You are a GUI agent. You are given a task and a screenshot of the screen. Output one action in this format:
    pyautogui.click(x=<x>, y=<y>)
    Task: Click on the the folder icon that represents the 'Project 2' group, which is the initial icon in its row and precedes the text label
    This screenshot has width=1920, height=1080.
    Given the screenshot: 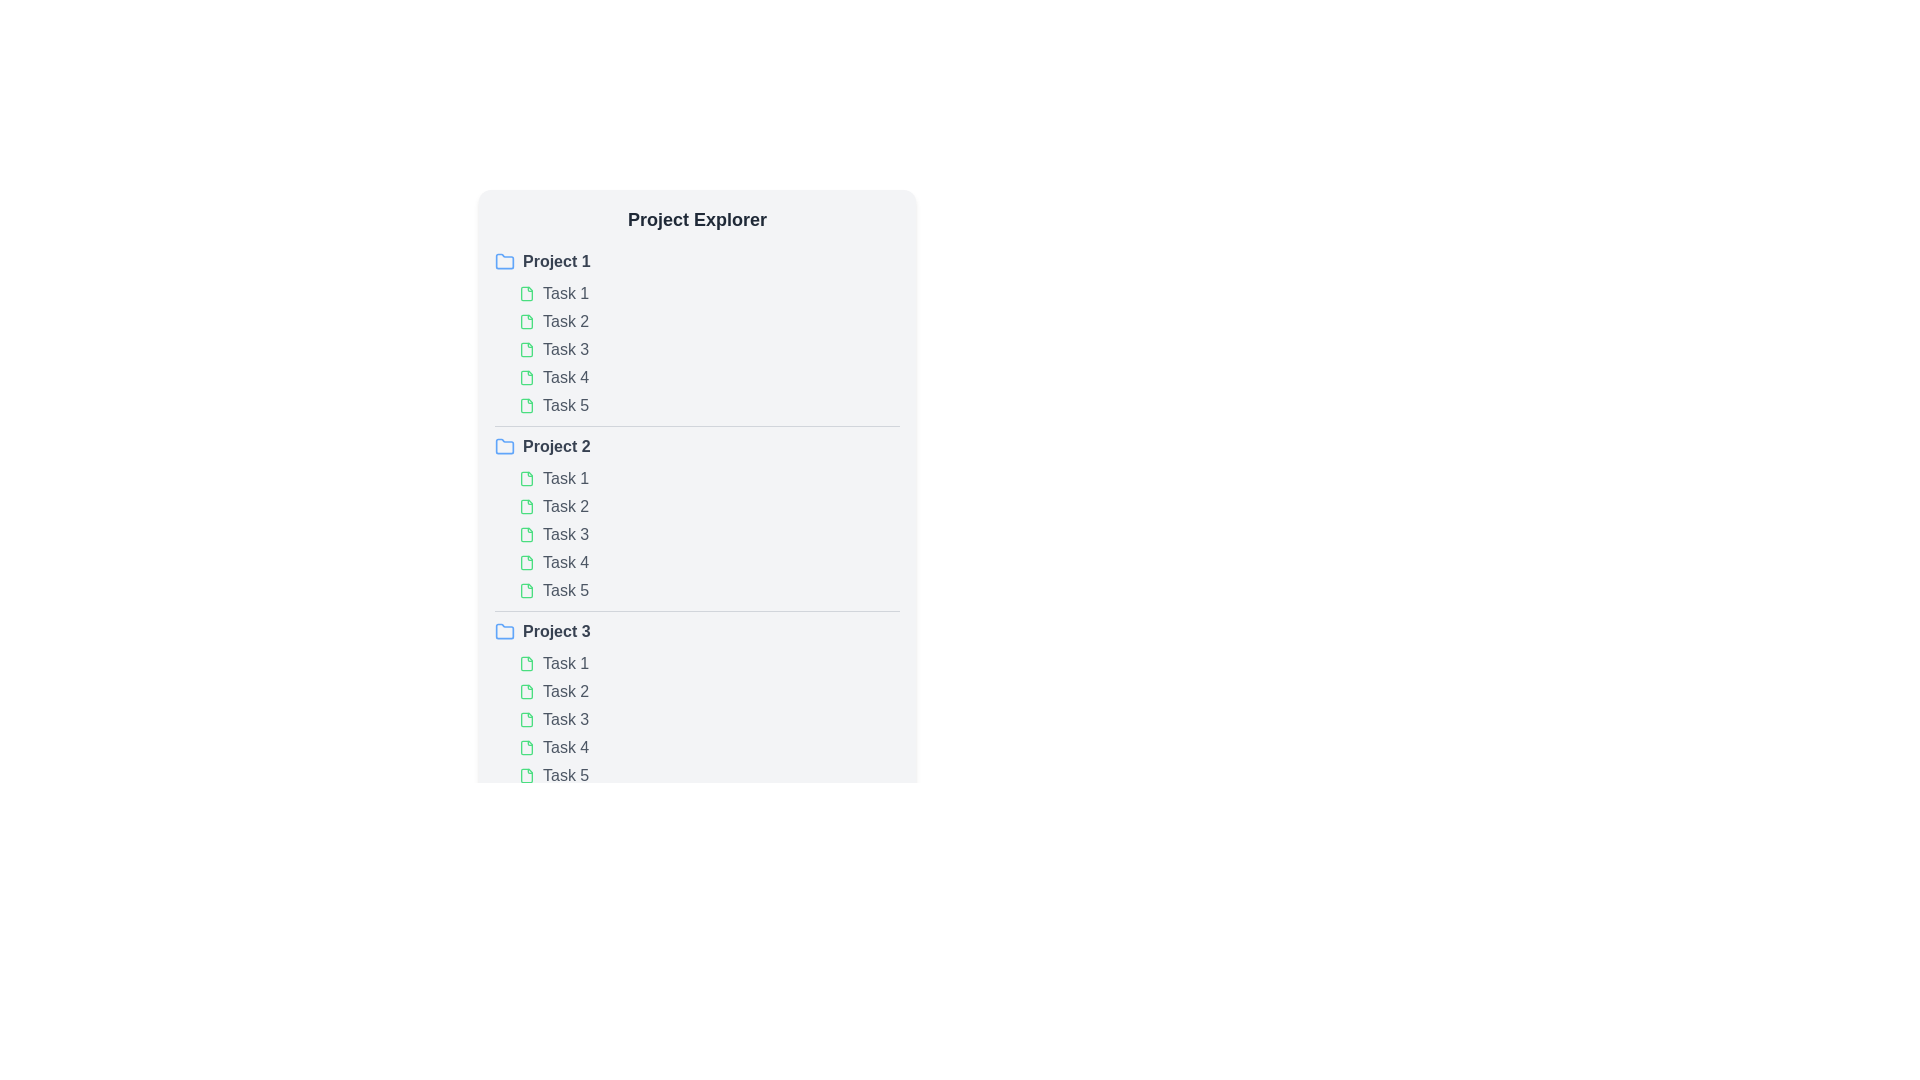 What is the action you would take?
    pyautogui.click(x=504, y=446)
    